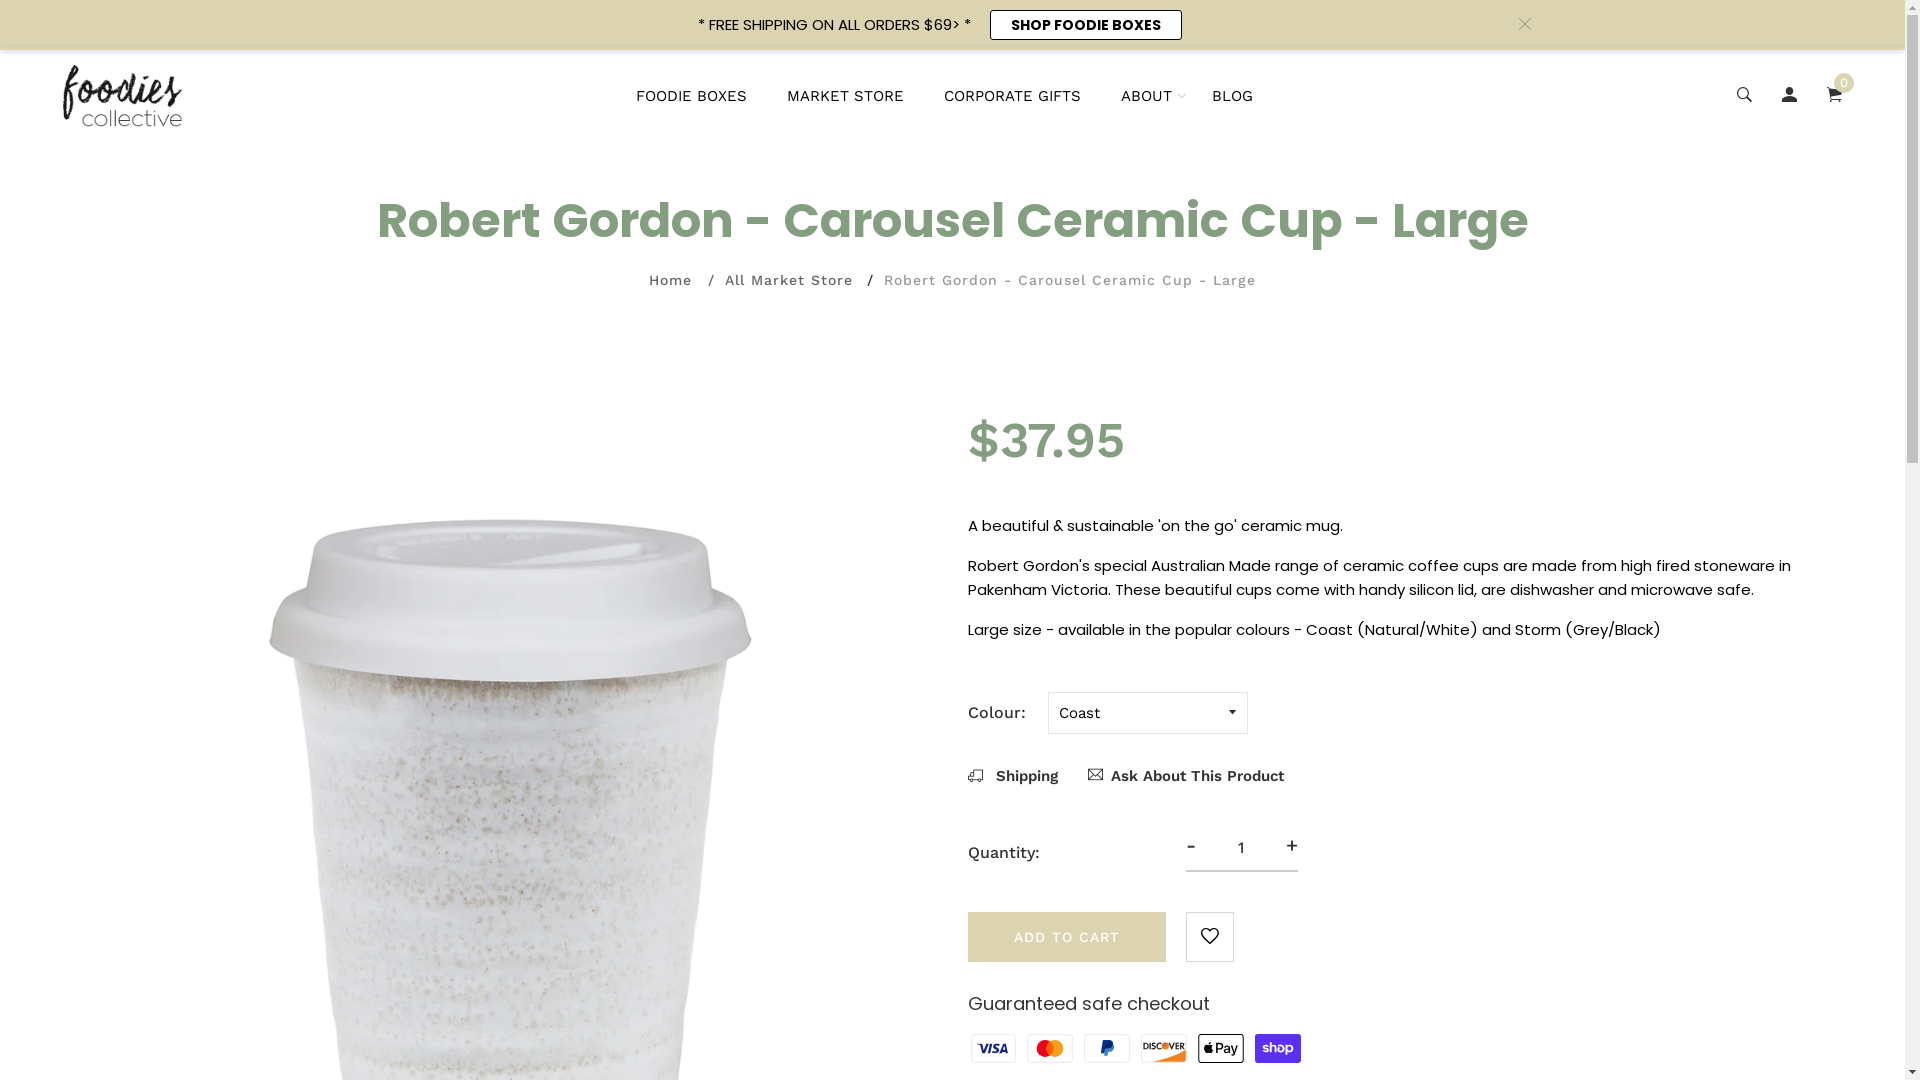 The image size is (1920, 1080). Describe the element at coordinates (1065, 937) in the screenshot. I see `'ADD TO CART'` at that location.